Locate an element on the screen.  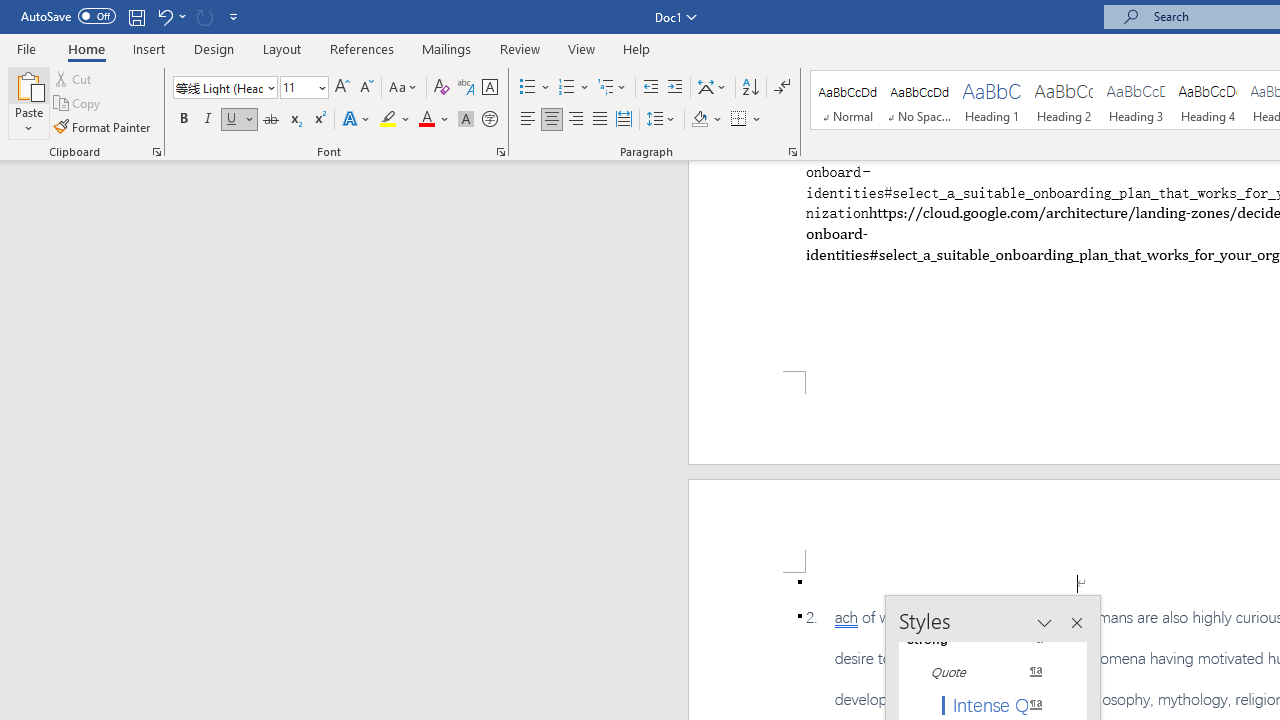
'Heading 3' is located at coordinates (1136, 100).